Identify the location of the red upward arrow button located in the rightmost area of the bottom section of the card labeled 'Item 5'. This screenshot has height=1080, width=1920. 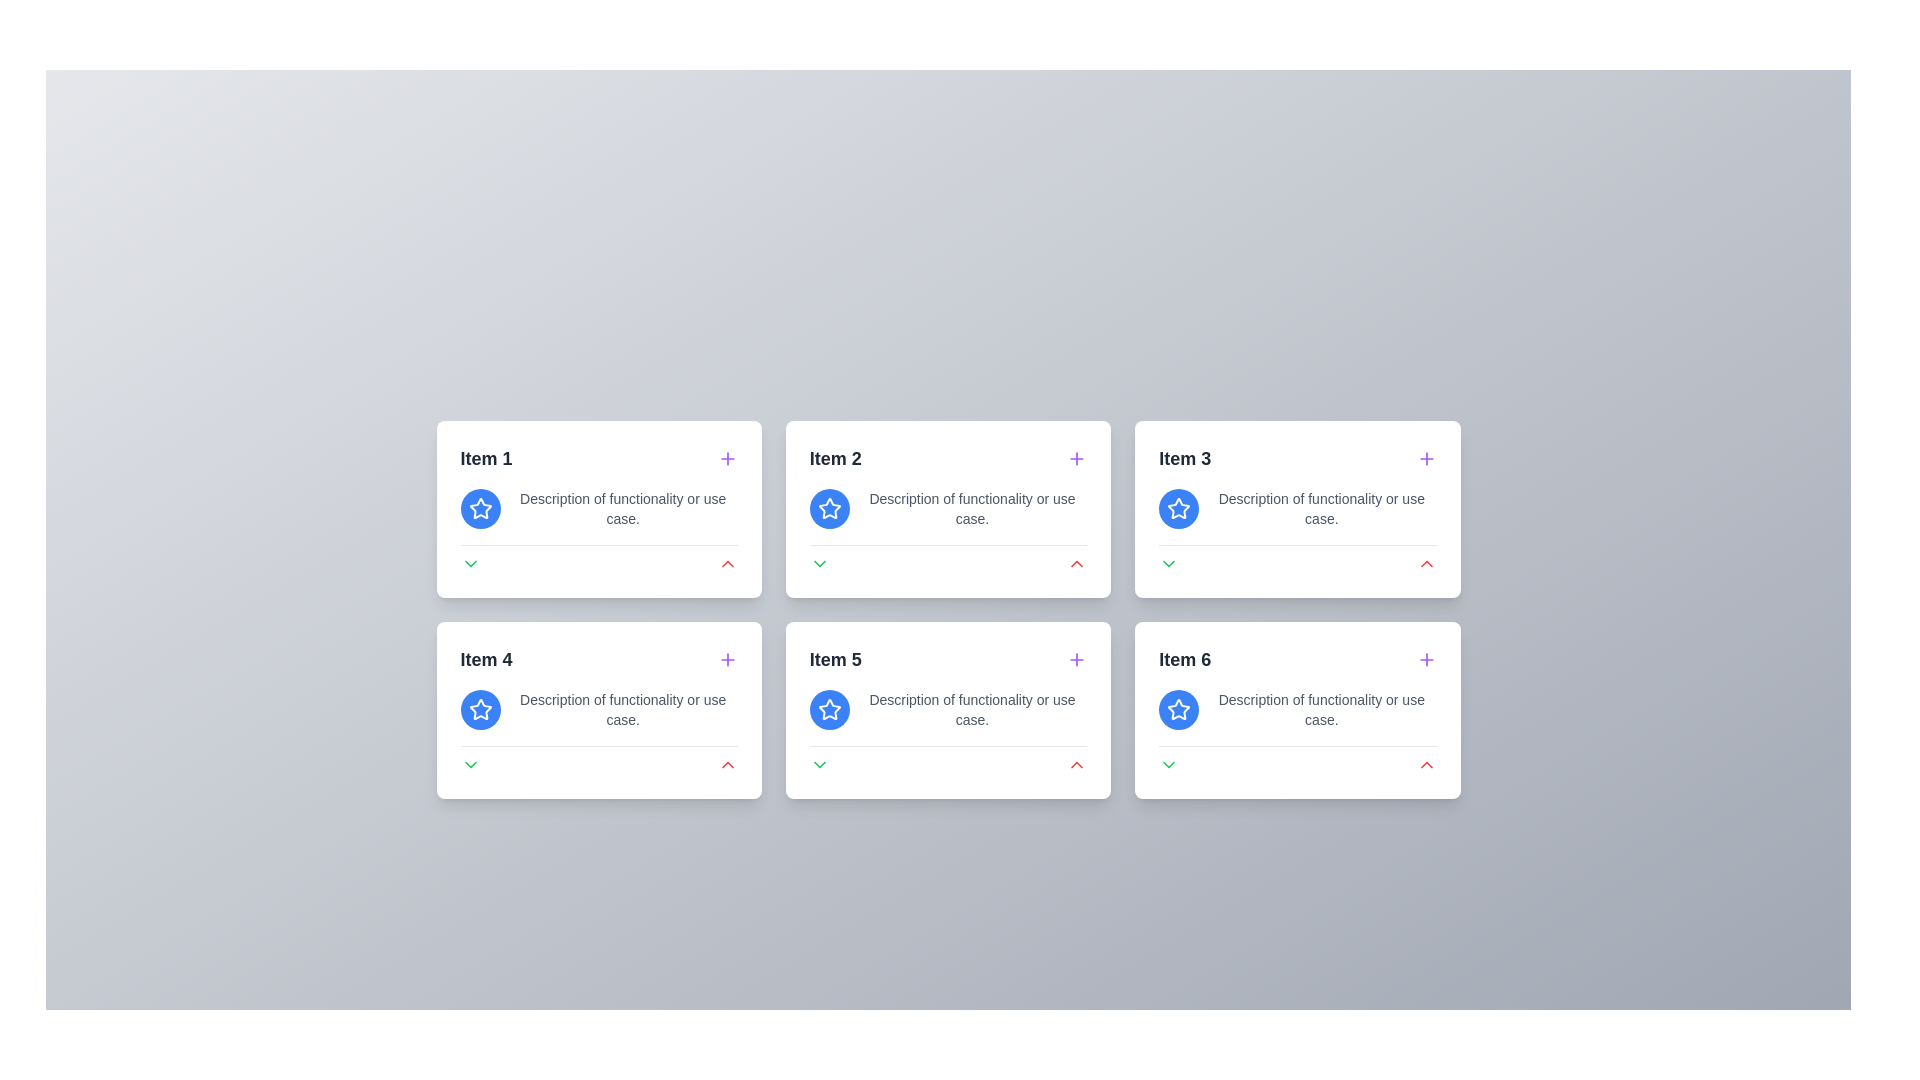
(726, 764).